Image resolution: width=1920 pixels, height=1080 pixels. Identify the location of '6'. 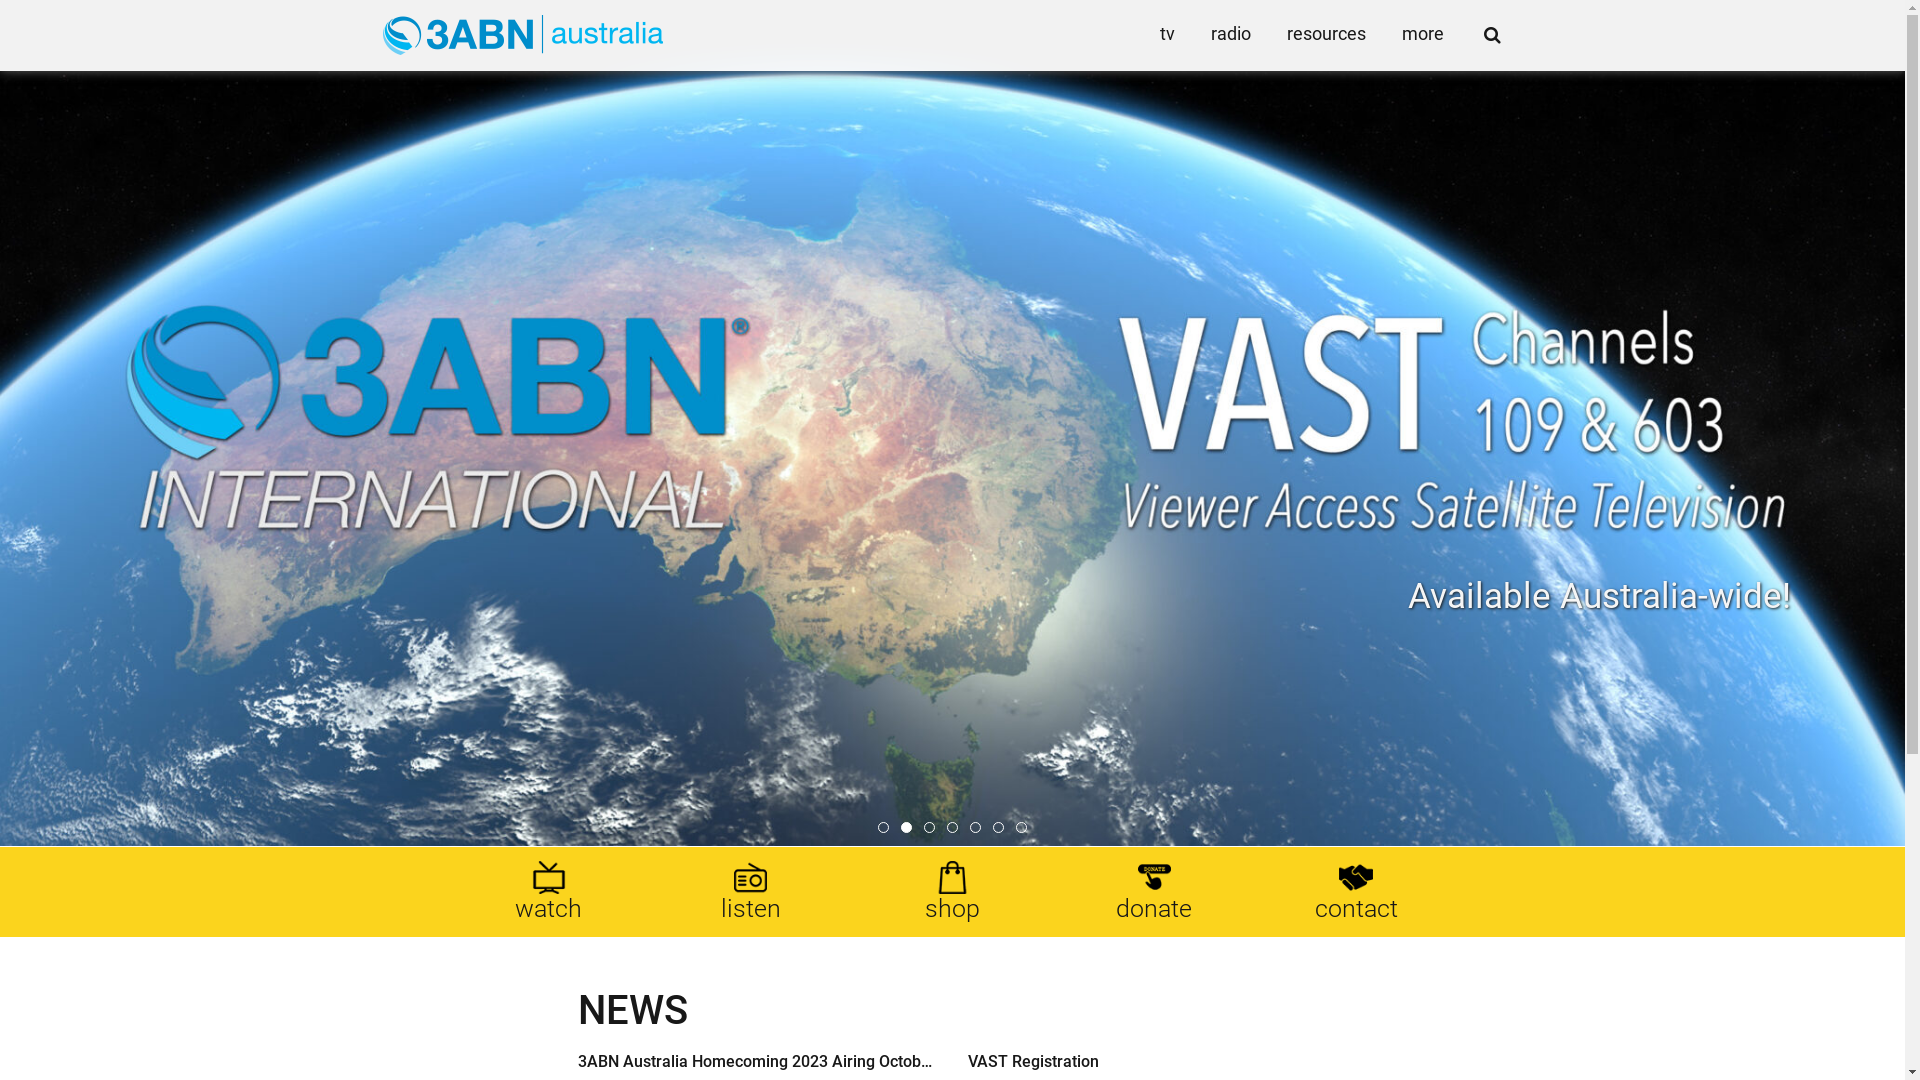
(998, 827).